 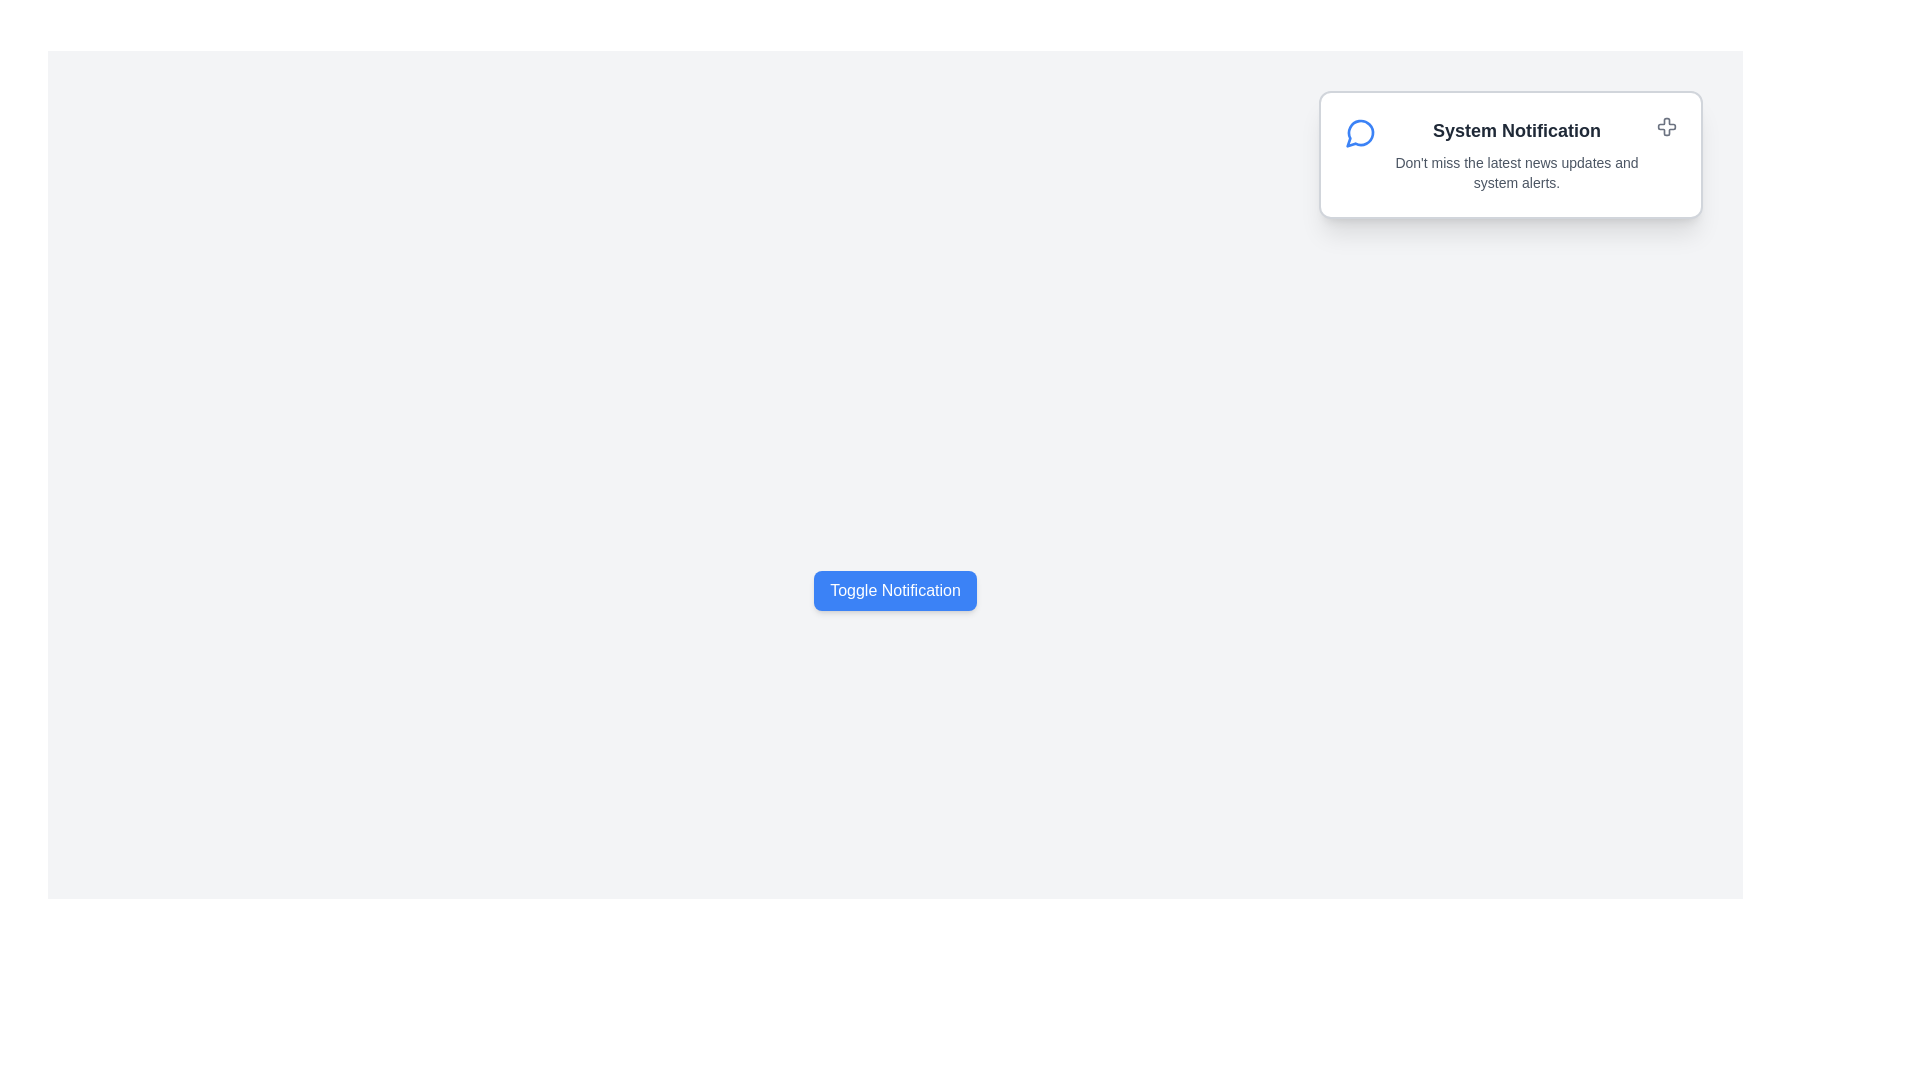 What do you see at coordinates (894, 589) in the screenshot?
I see `the rectangular button with rounded corners that has a blue background and white text reading 'Toggle Notification'` at bounding box center [894, 589].